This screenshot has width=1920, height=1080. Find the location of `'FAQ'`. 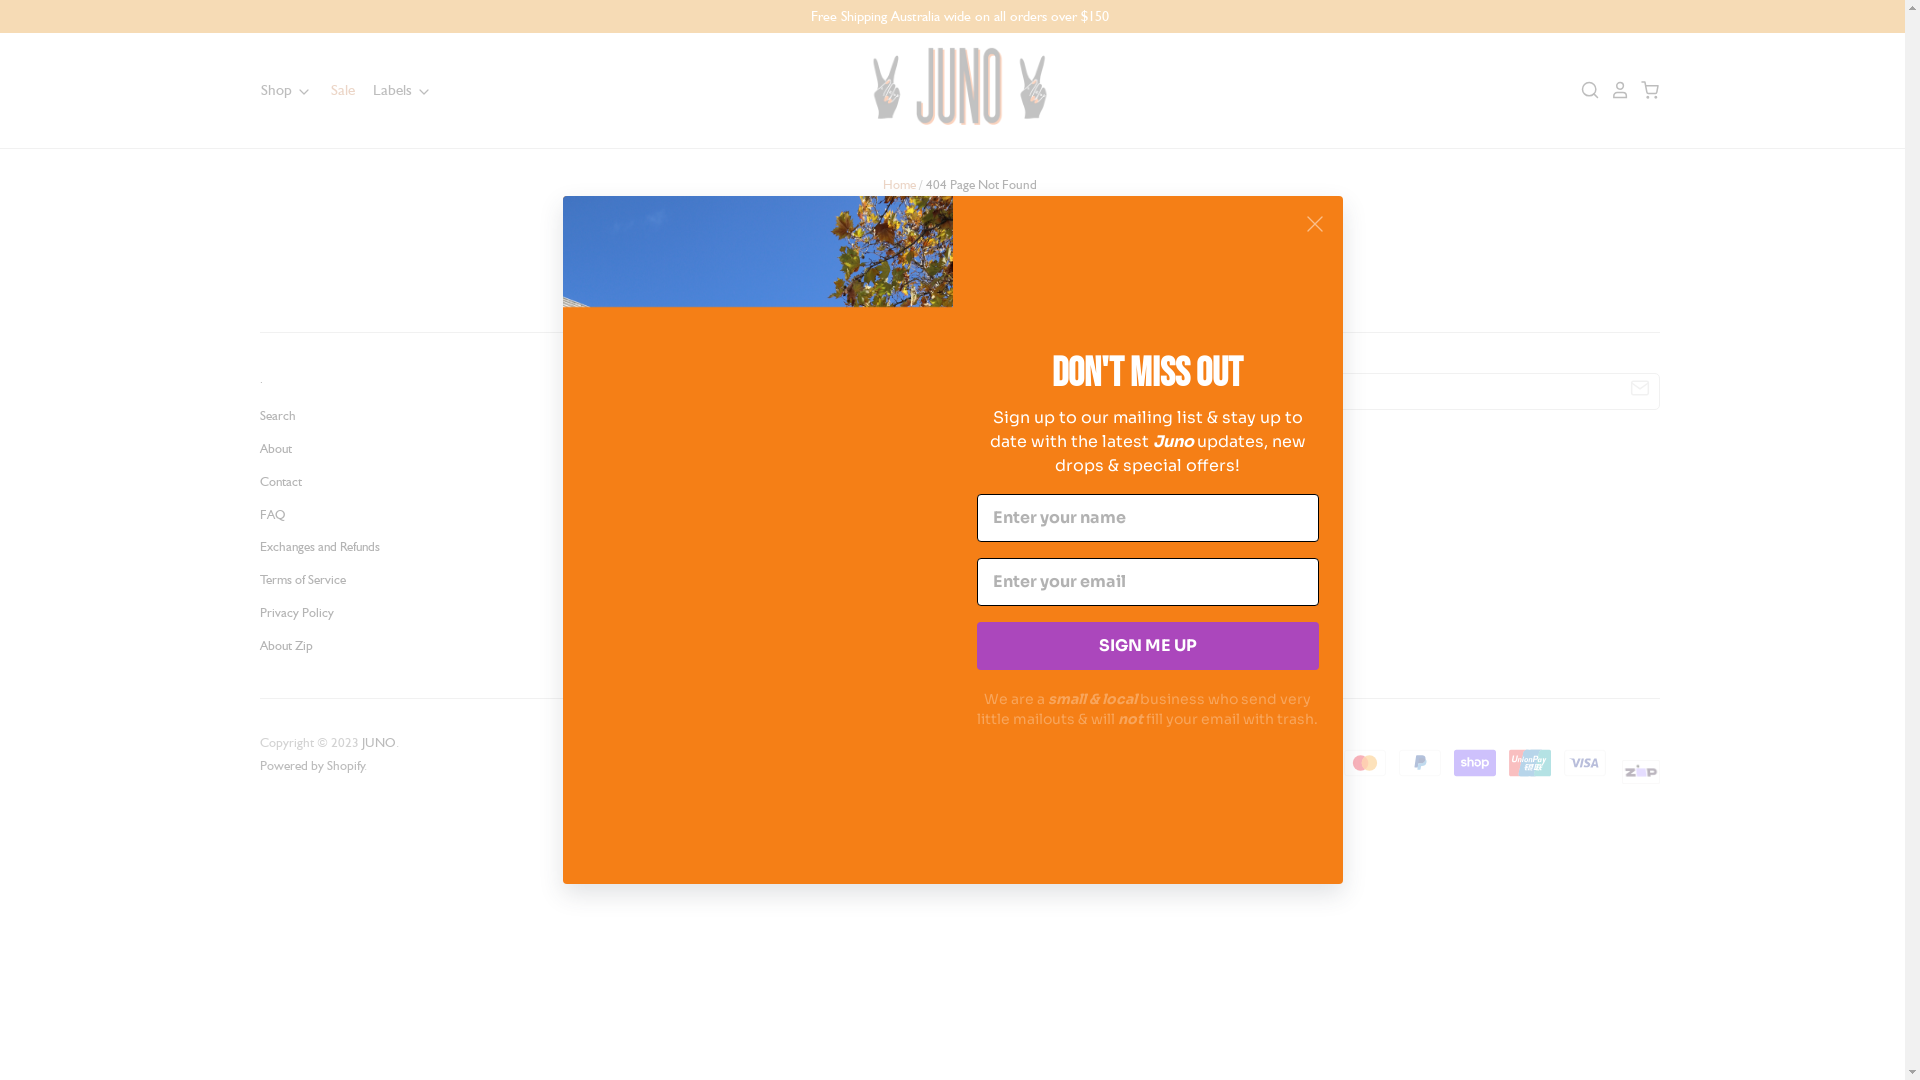

'FAQ' is located at coordinates (271, 513).